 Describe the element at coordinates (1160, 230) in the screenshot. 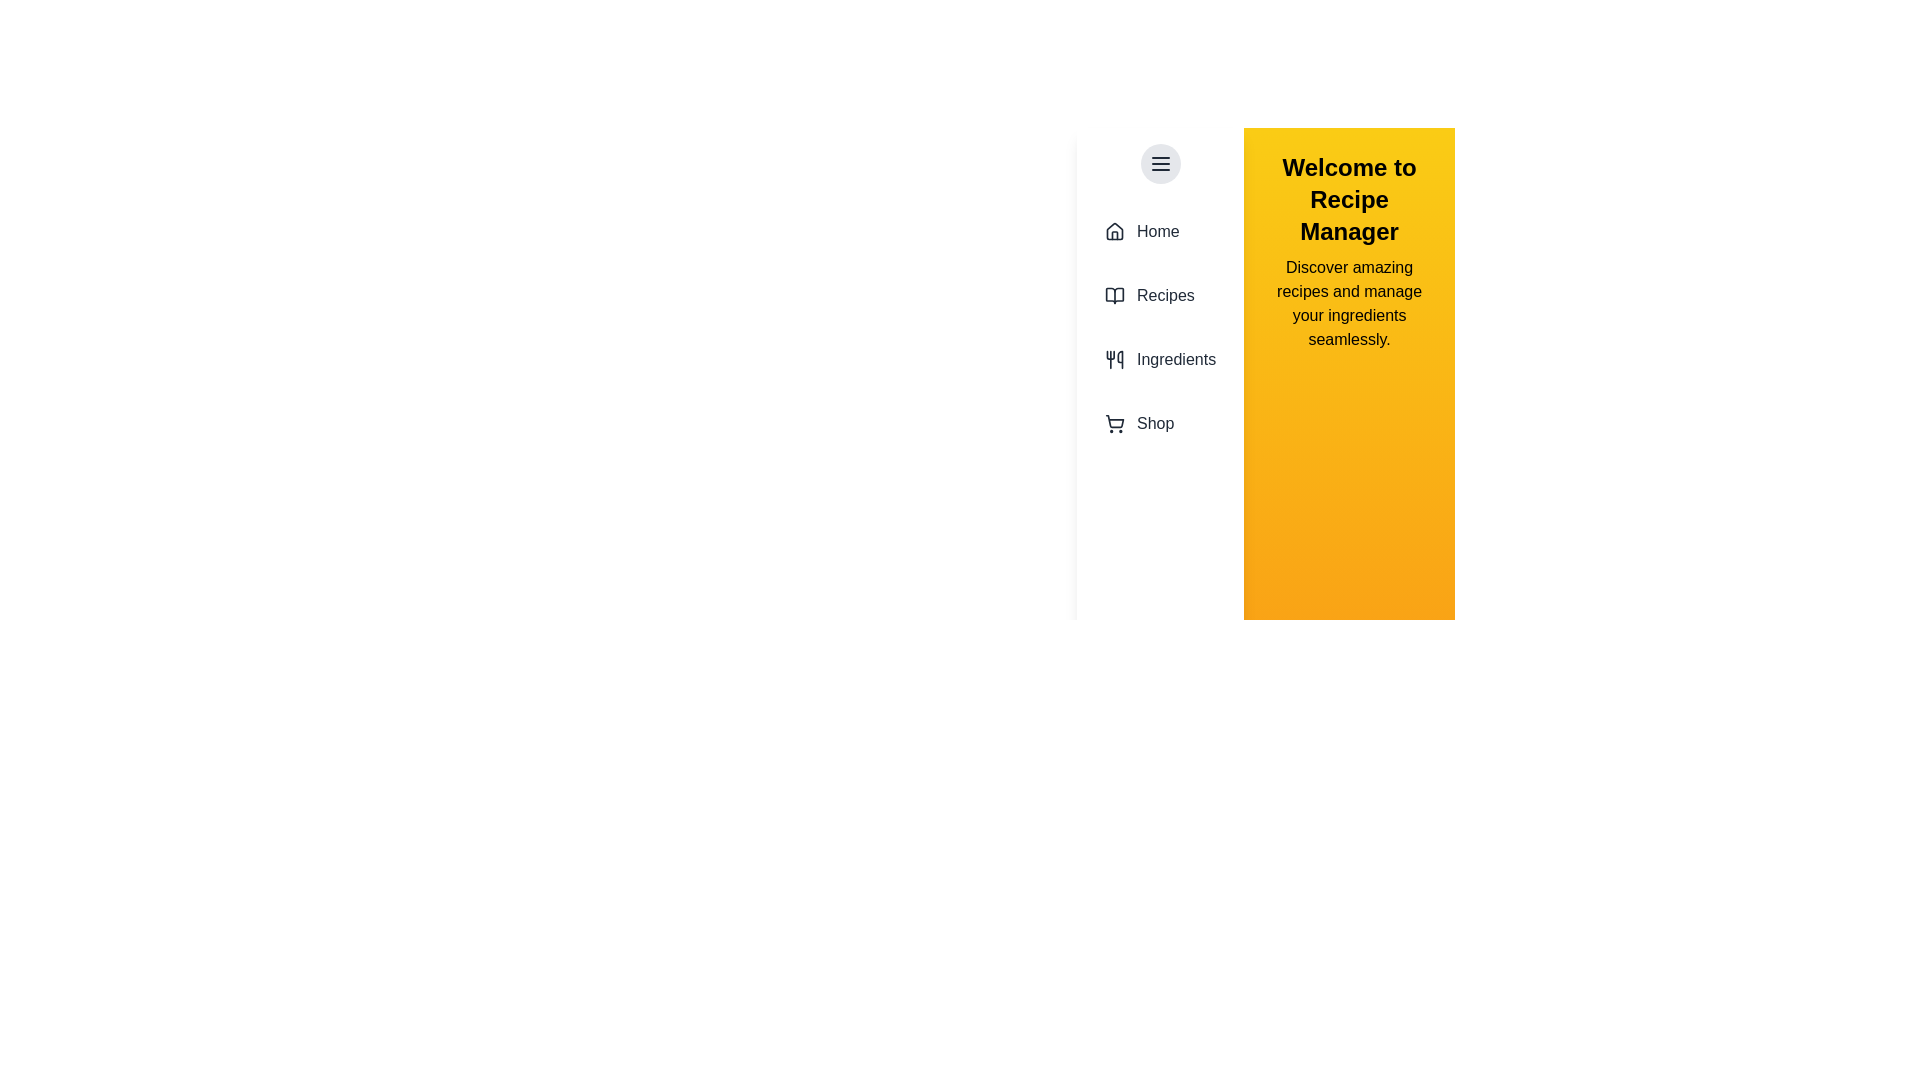

I see `the category item labeled Home in the drawer` at that location.